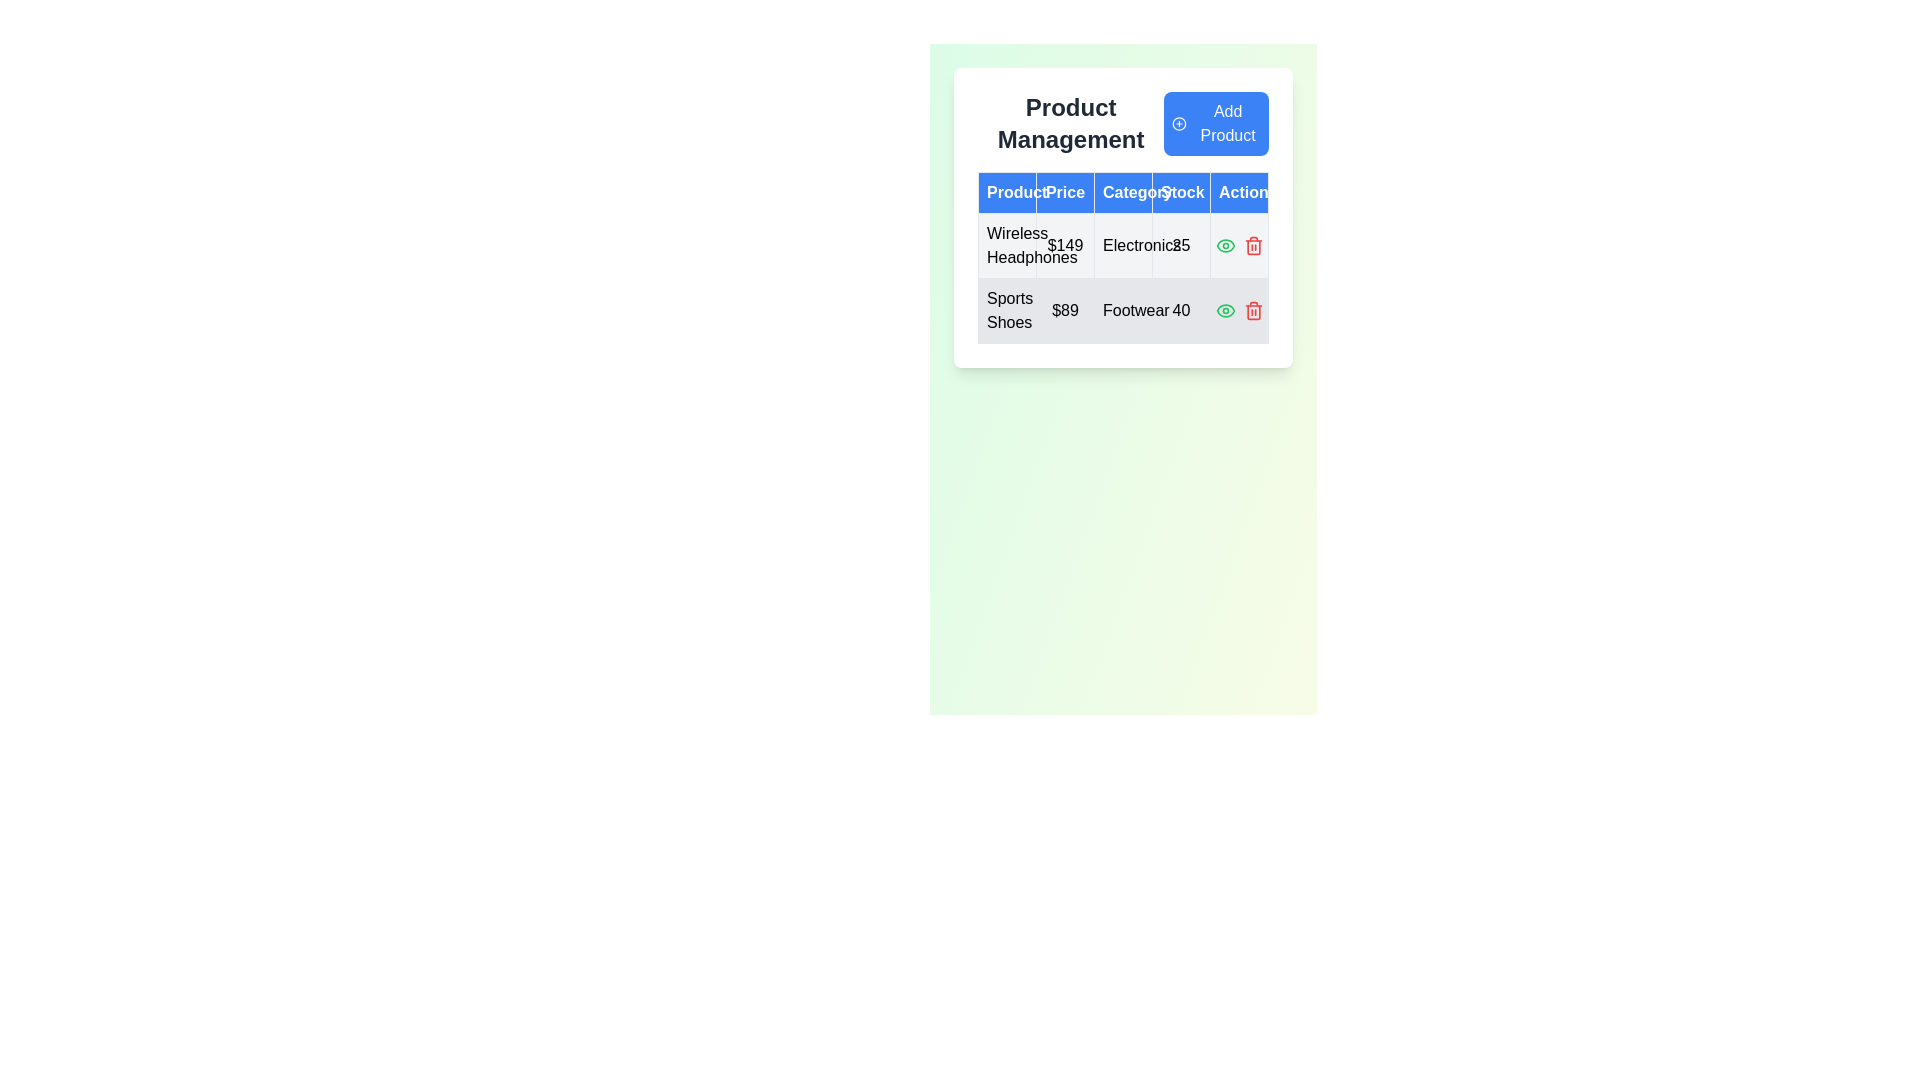  What do you see at coordinates (1123, 311) in the screenshot?
I see `the second row in the product information table displaying 'Sports Shoes', which includes details like price, category, and stock count` at bounding box center [1123, 311].